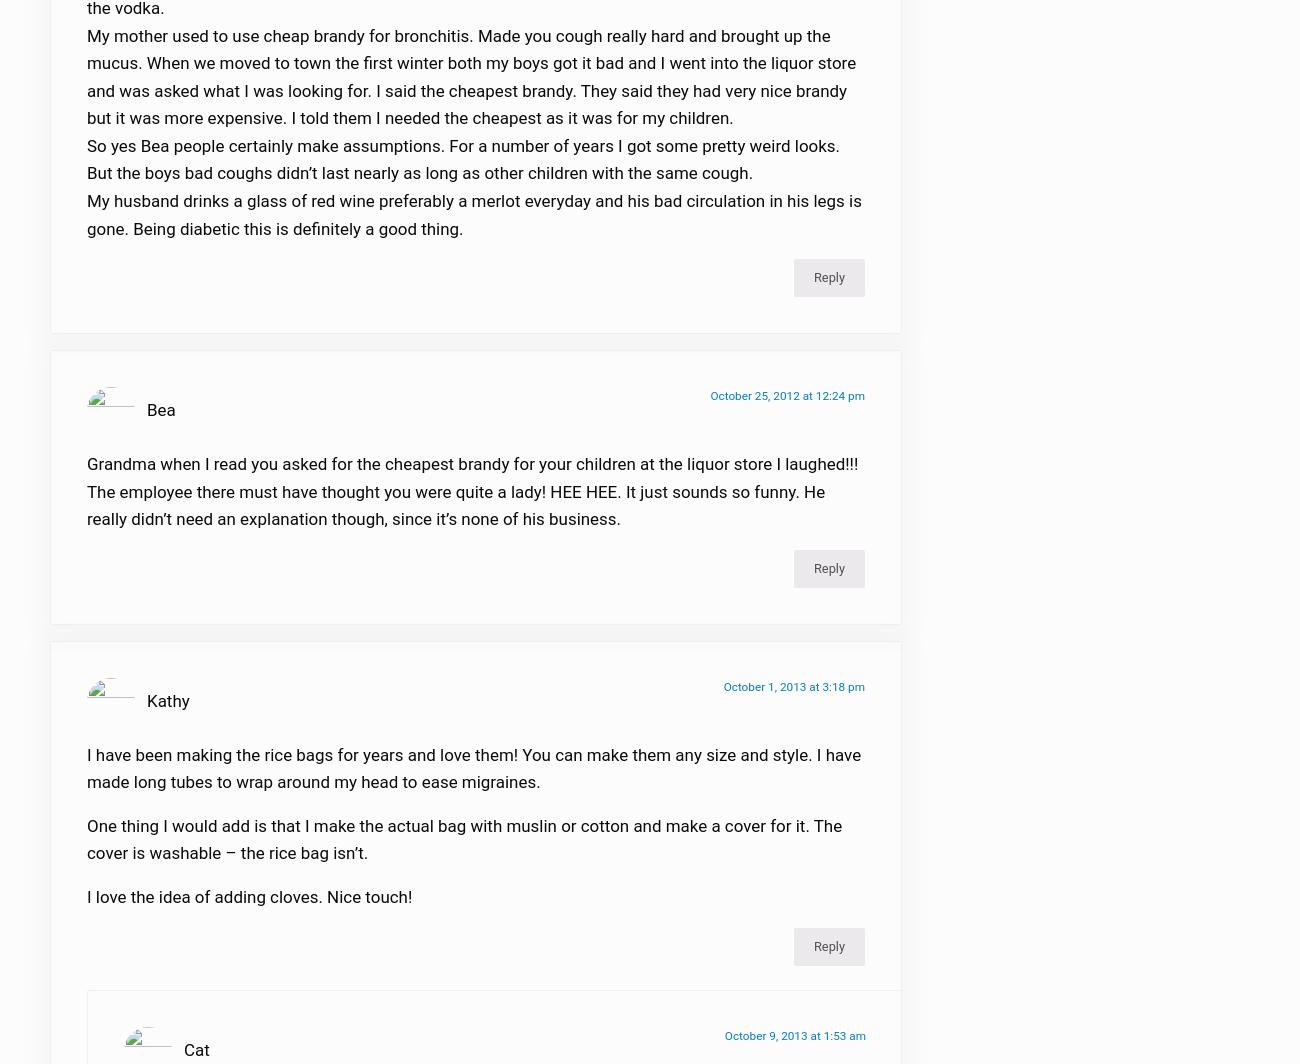 The height and width of the screenshot is (1064, 1300). I want to click on 'I have been making the rice bags for years and love them! You can make them any size and style. I have made long tubes to wrap around my head to ease migraines.', so click(472, 780).